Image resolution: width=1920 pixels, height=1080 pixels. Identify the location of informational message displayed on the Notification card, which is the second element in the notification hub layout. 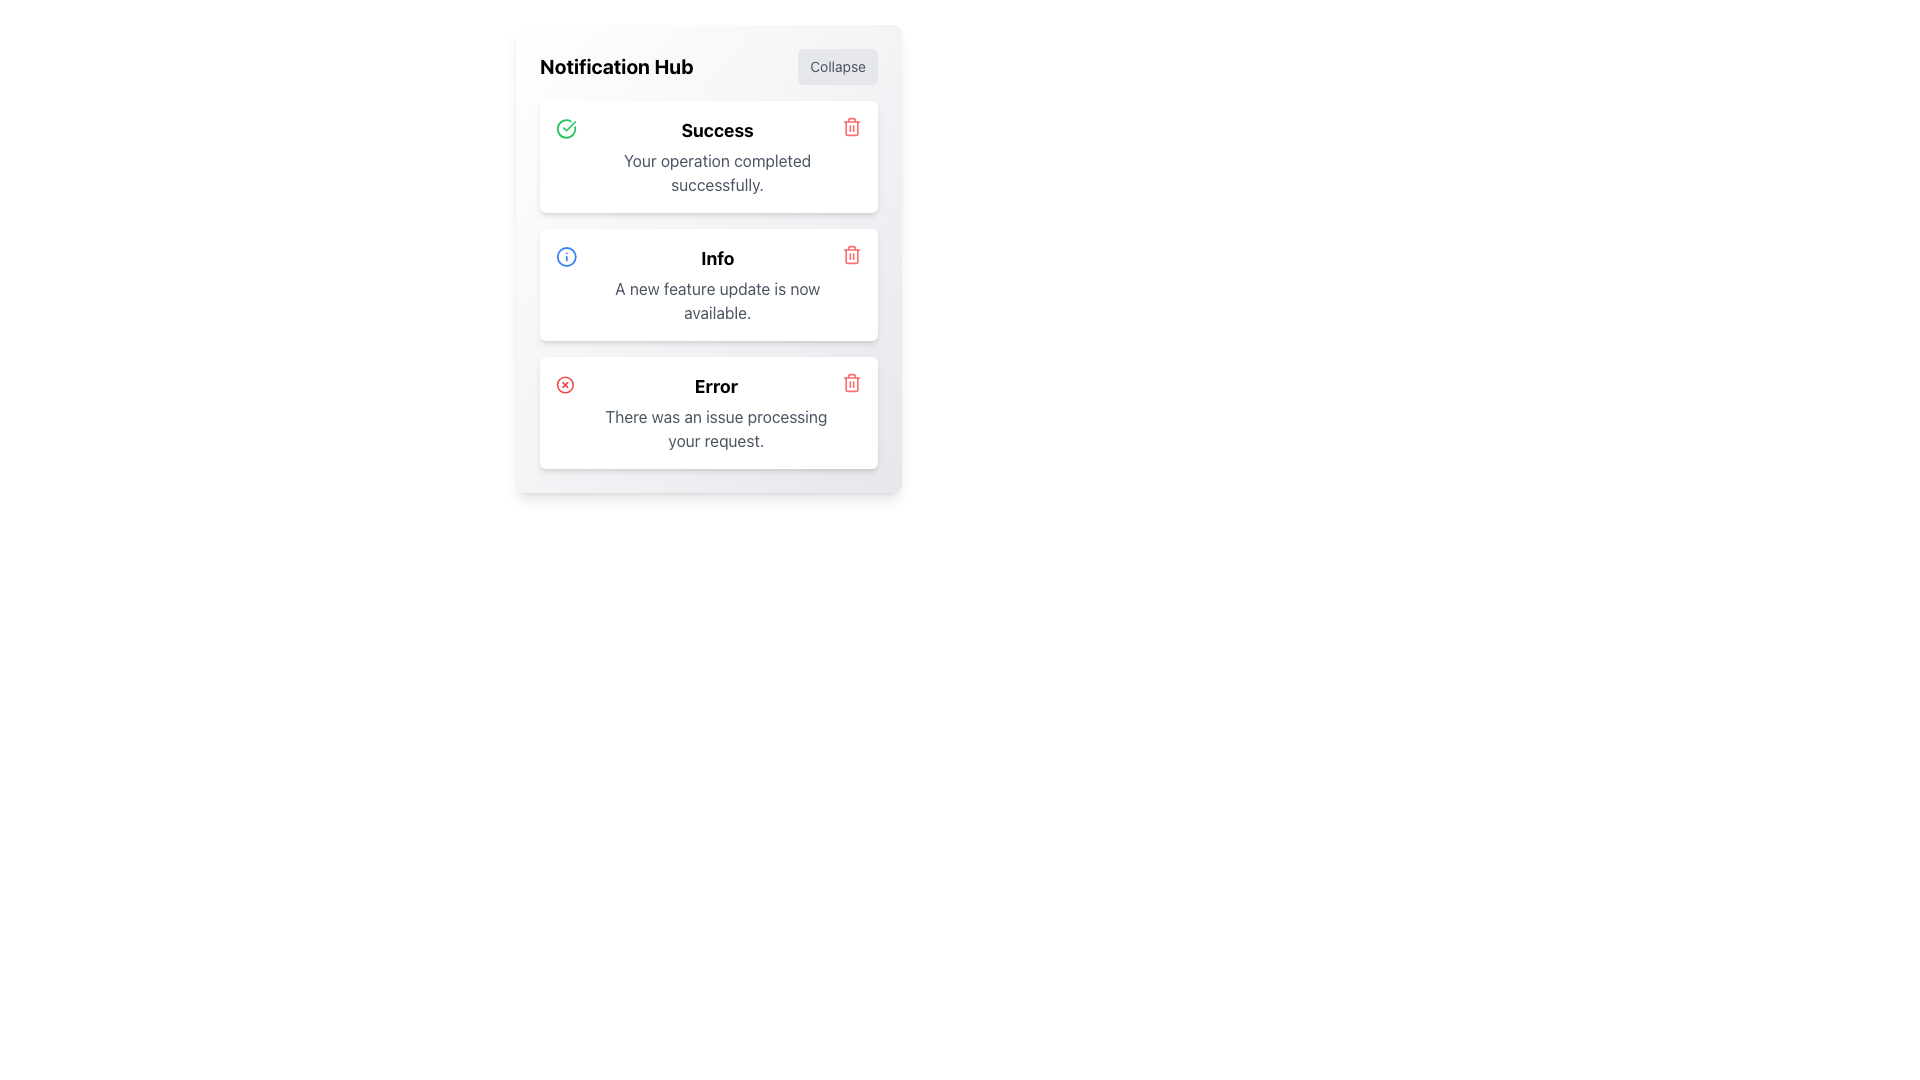
(709, 285).